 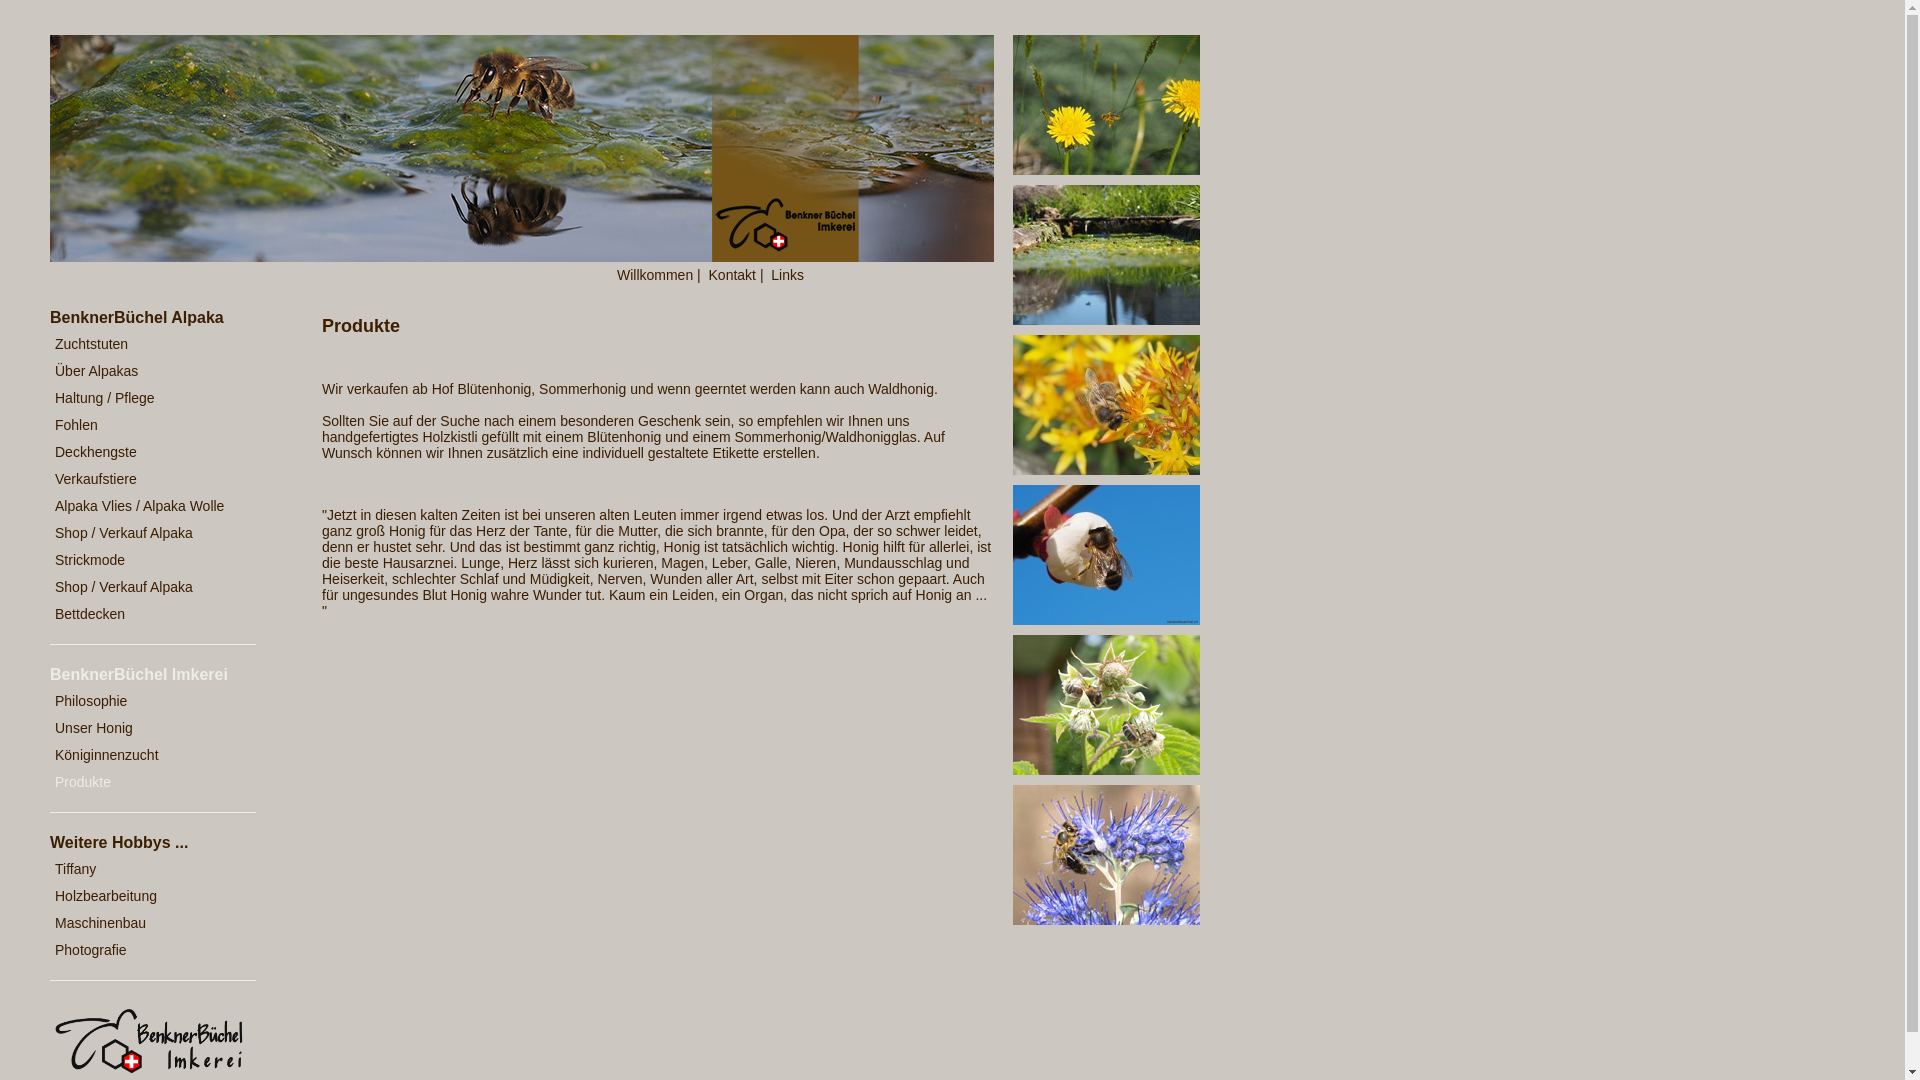 What do you see at coordinates (770, 274) in the screenshot?
I see `'Links'` at bounding box center [770, 274].